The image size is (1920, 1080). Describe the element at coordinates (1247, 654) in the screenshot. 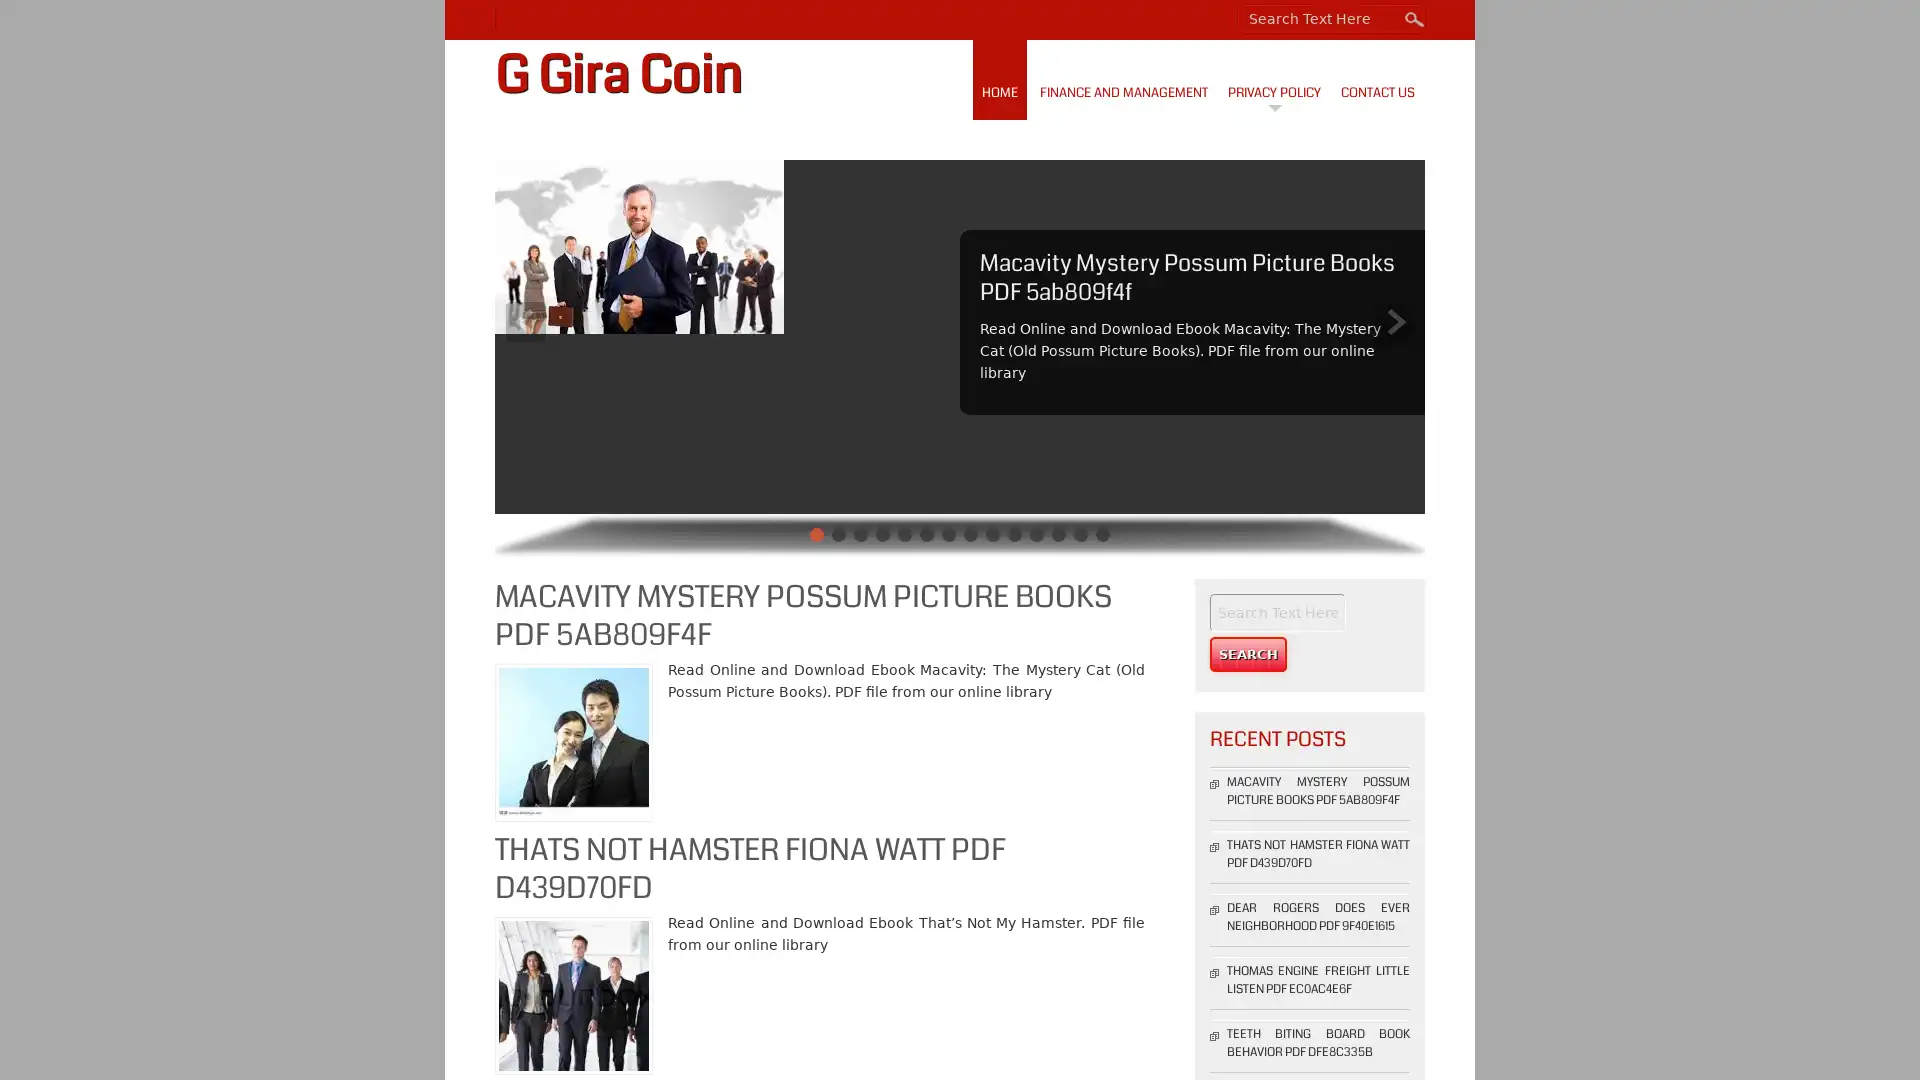

I see `Search` at that location.